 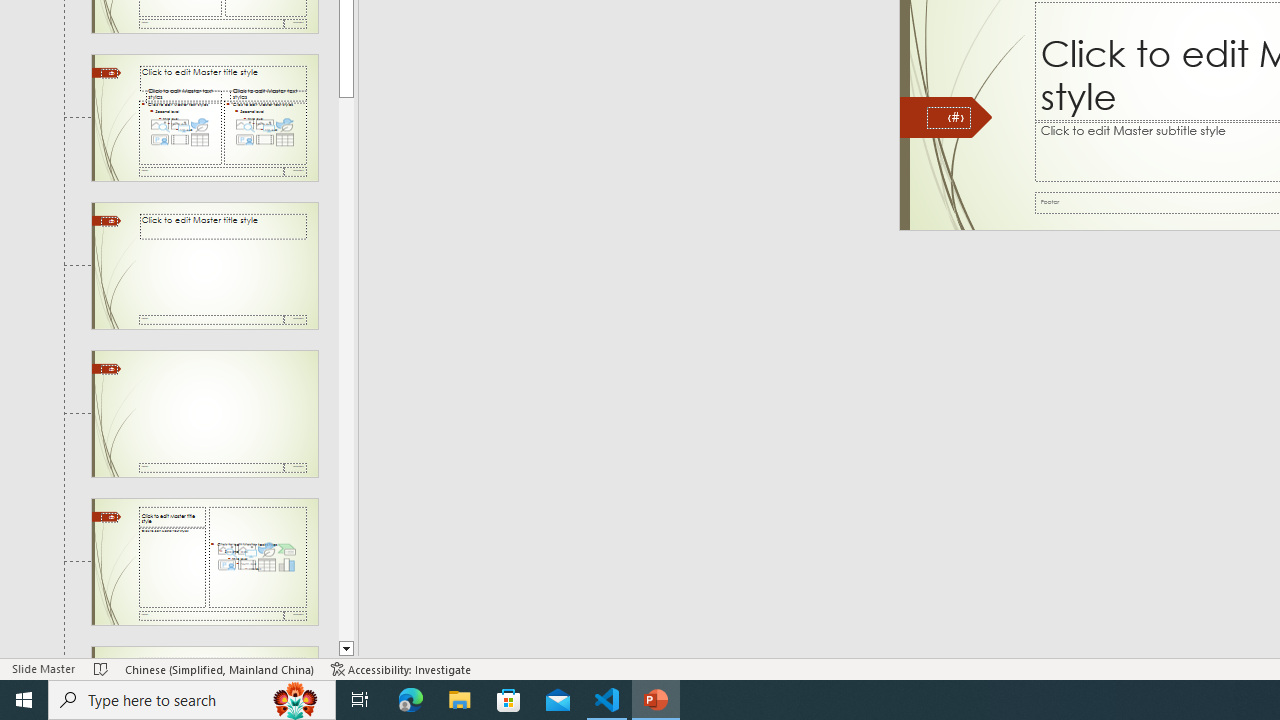 I want to click on 'Slide Number', so click(x=948, y=118).